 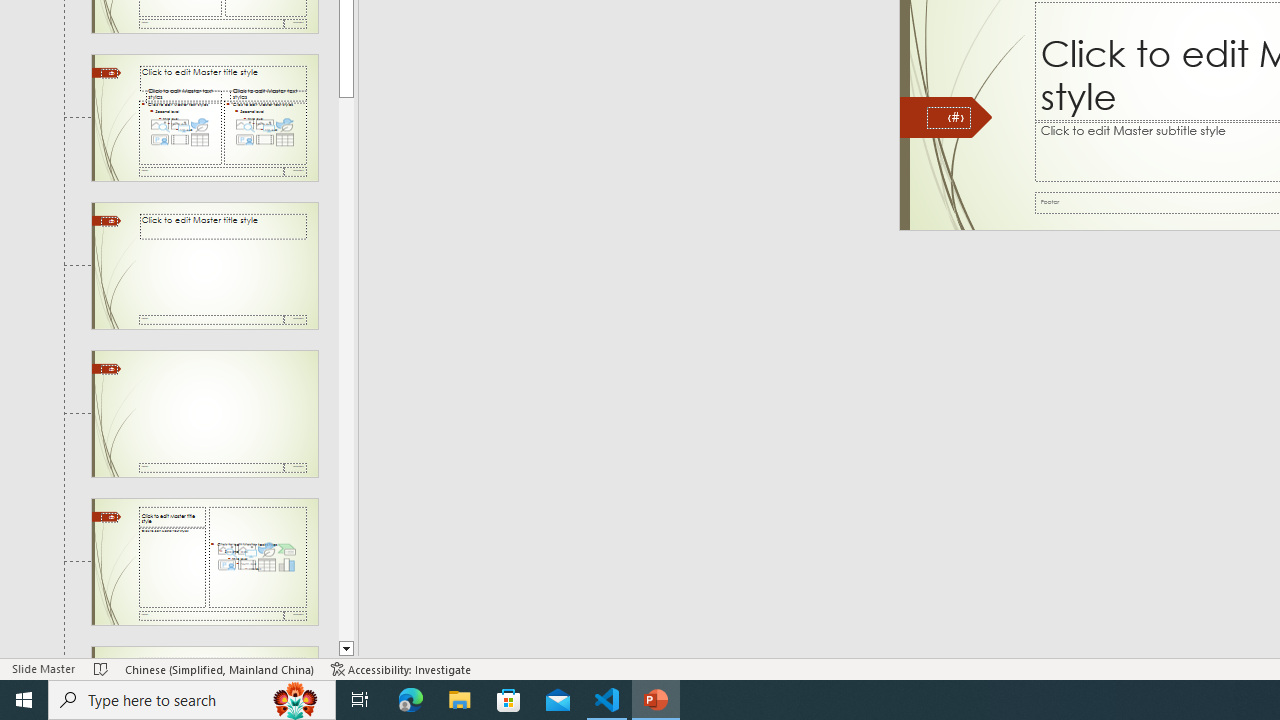 I want to click on 'Slide Number', so click(x=948, y=118).